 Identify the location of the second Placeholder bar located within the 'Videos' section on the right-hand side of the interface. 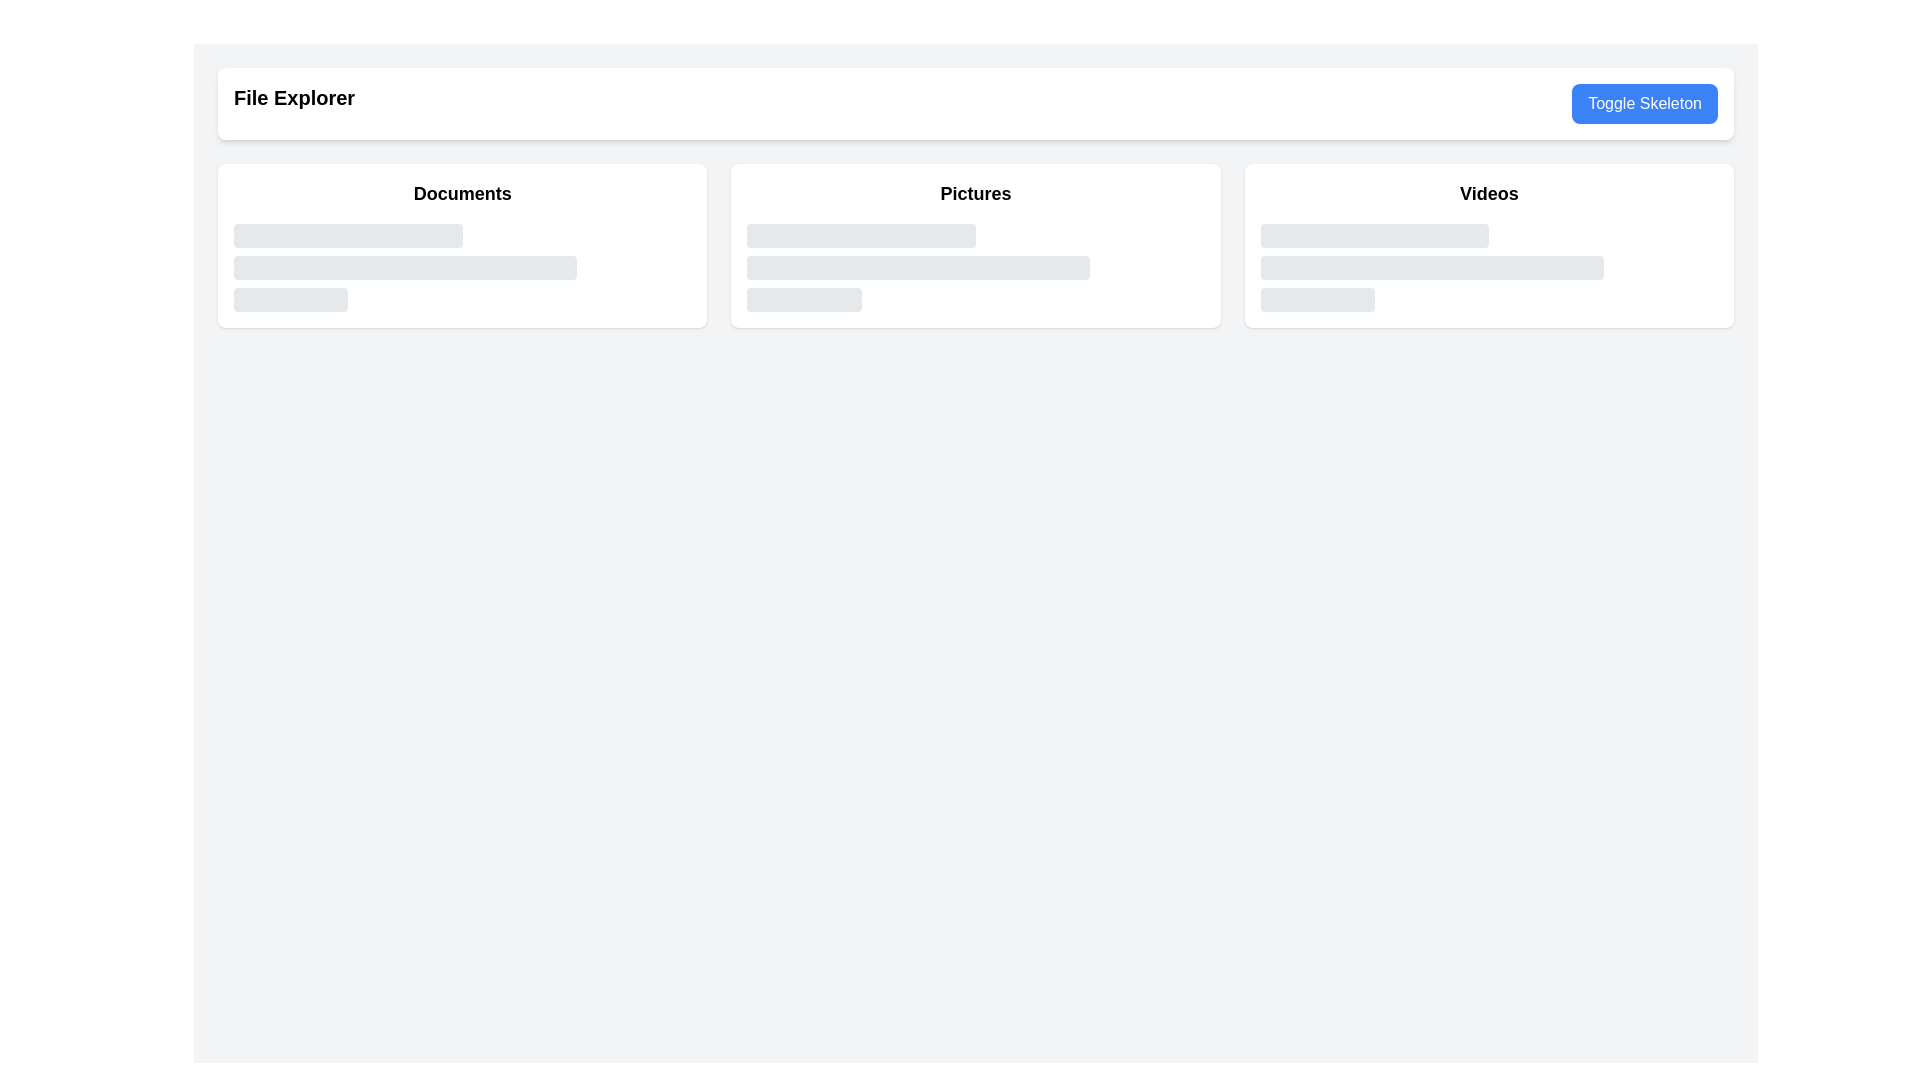
(1431, 266).